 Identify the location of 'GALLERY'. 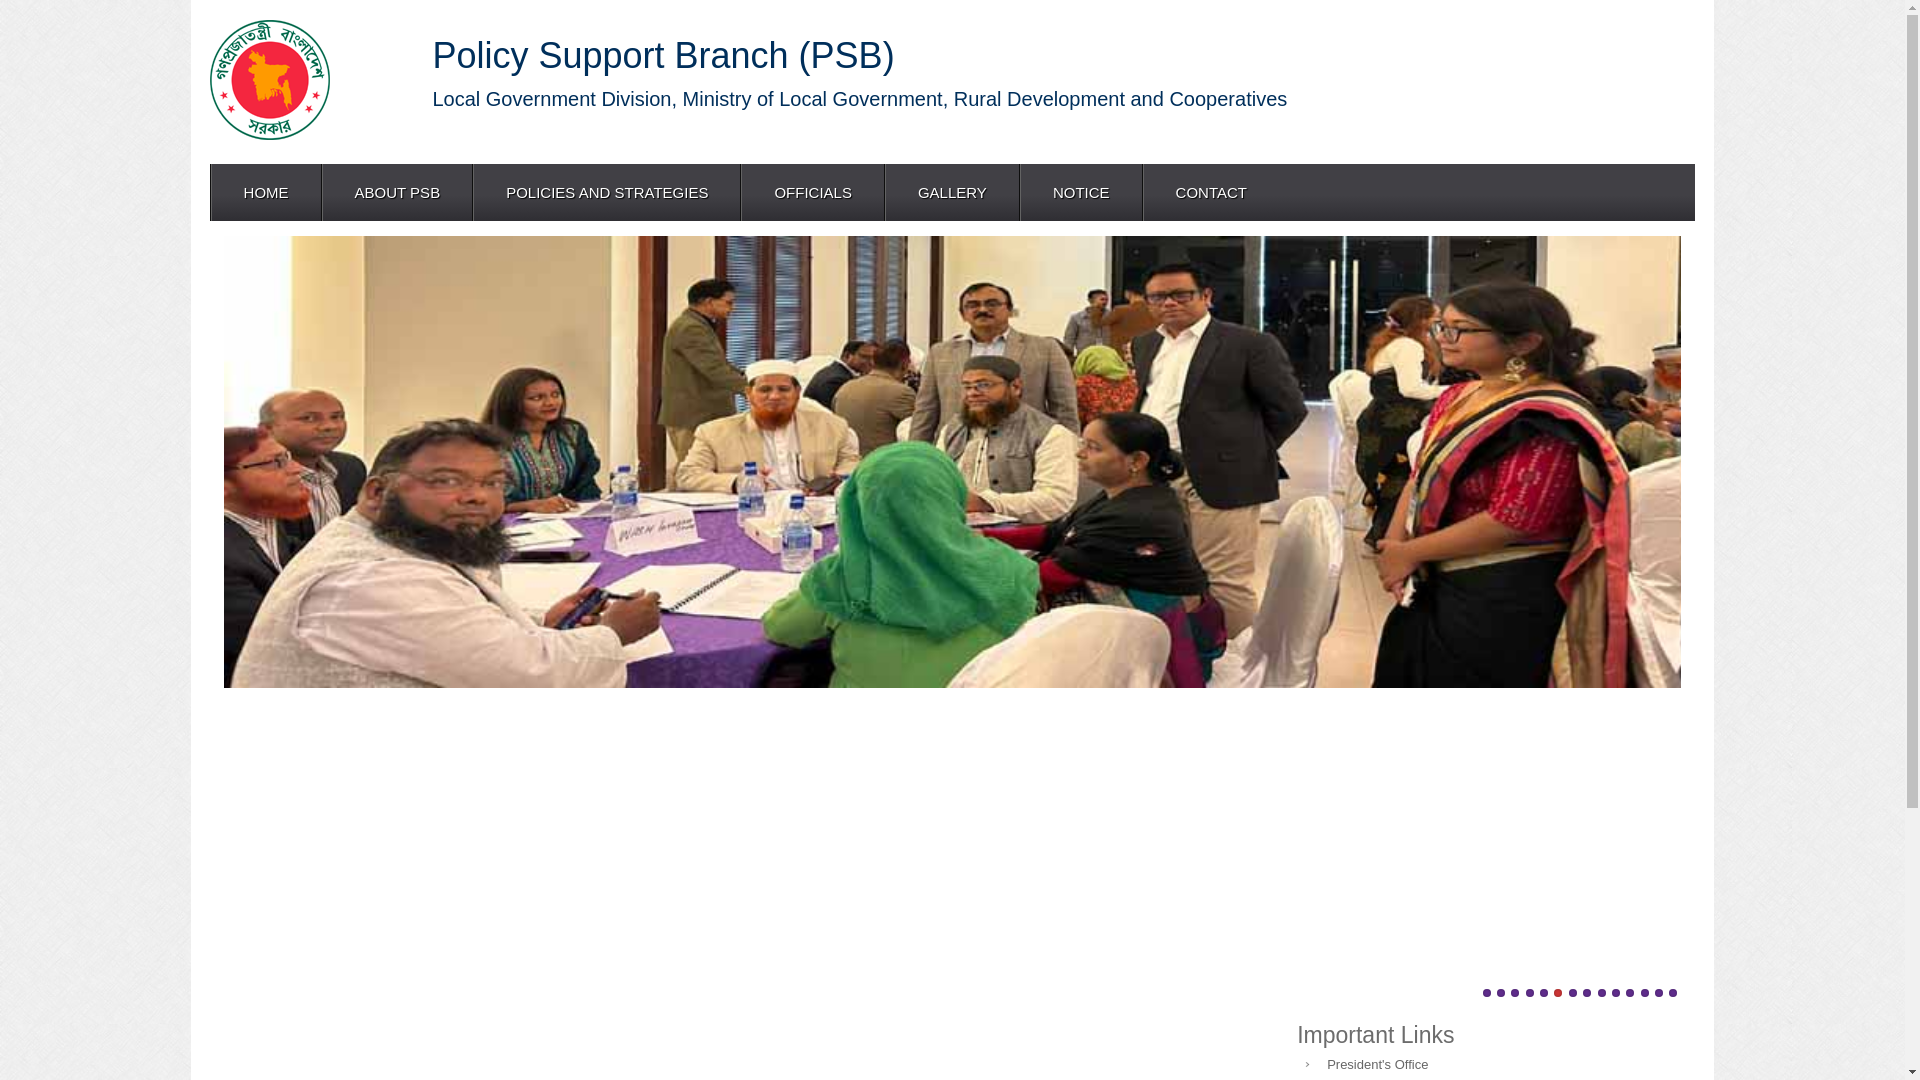
(950, 192).